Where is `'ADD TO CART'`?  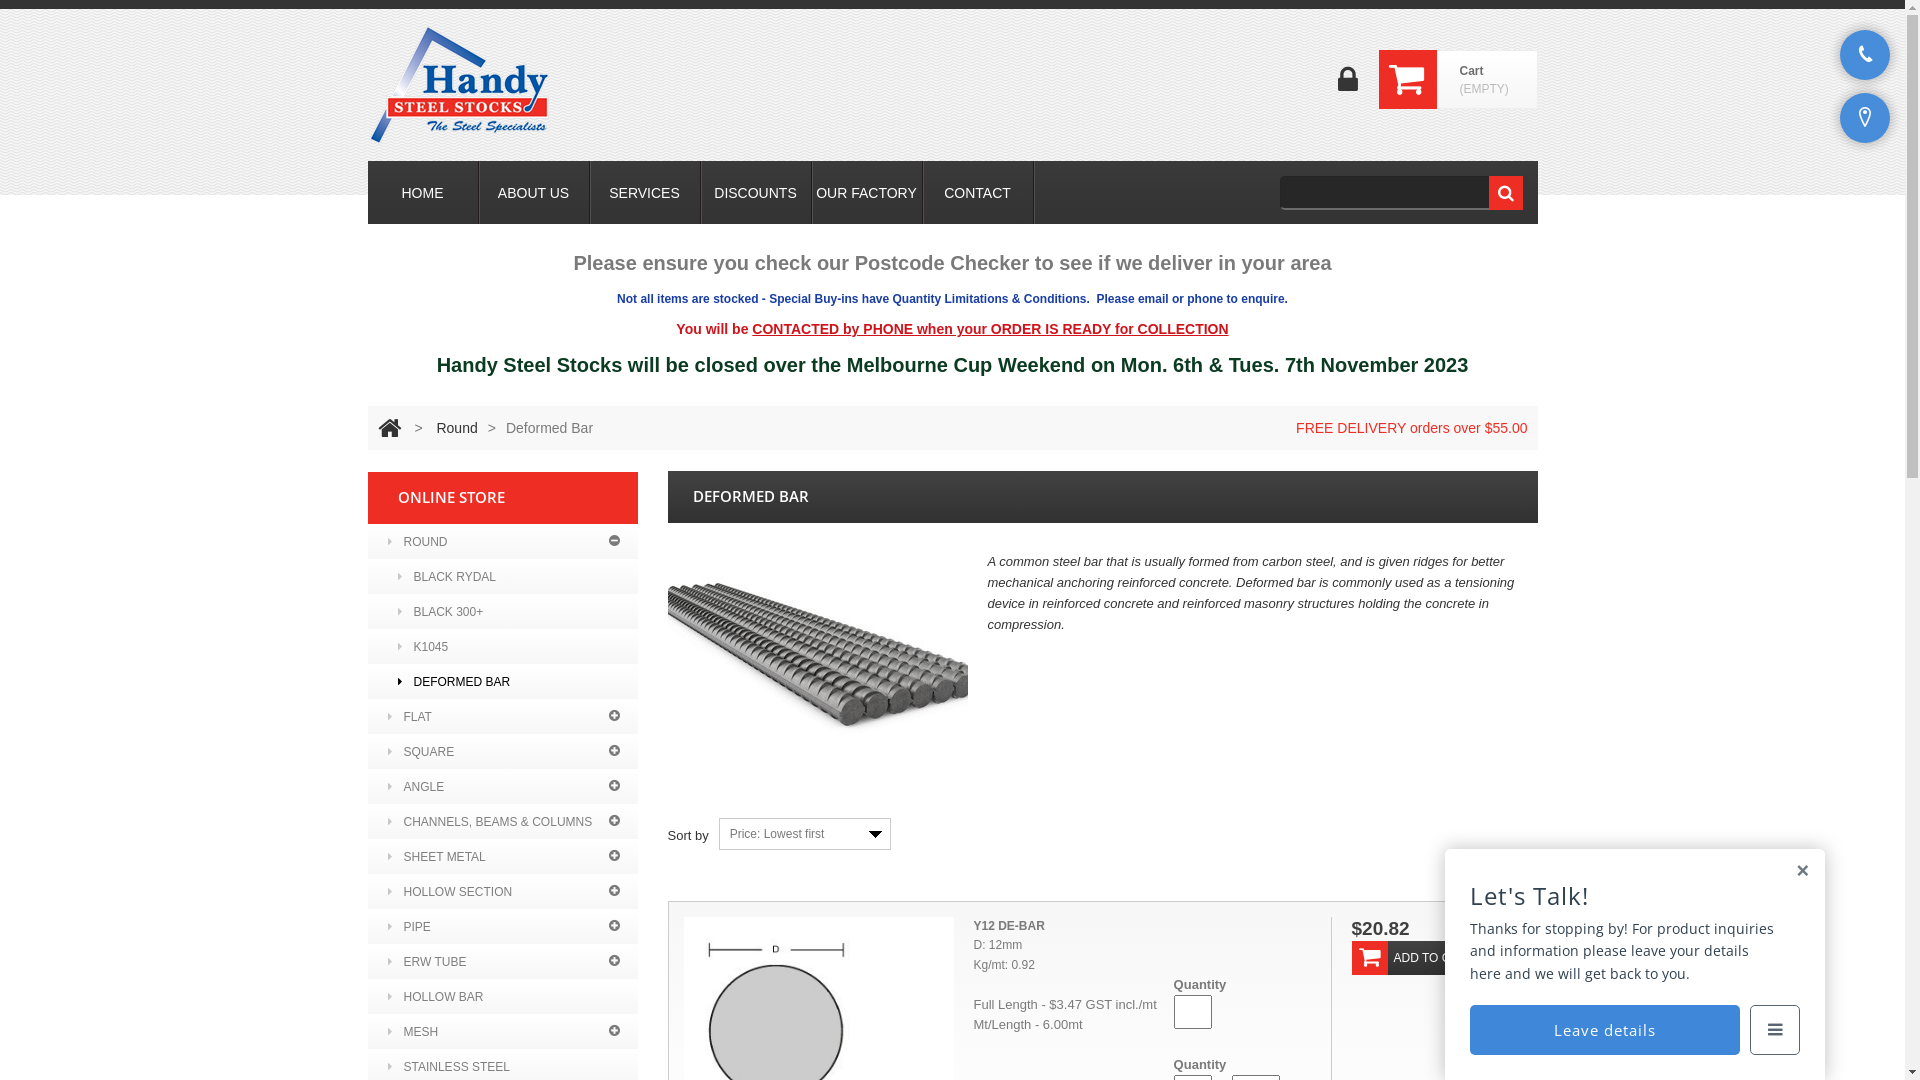
'ADD TO CART' is located at coordinates (1352, 956).